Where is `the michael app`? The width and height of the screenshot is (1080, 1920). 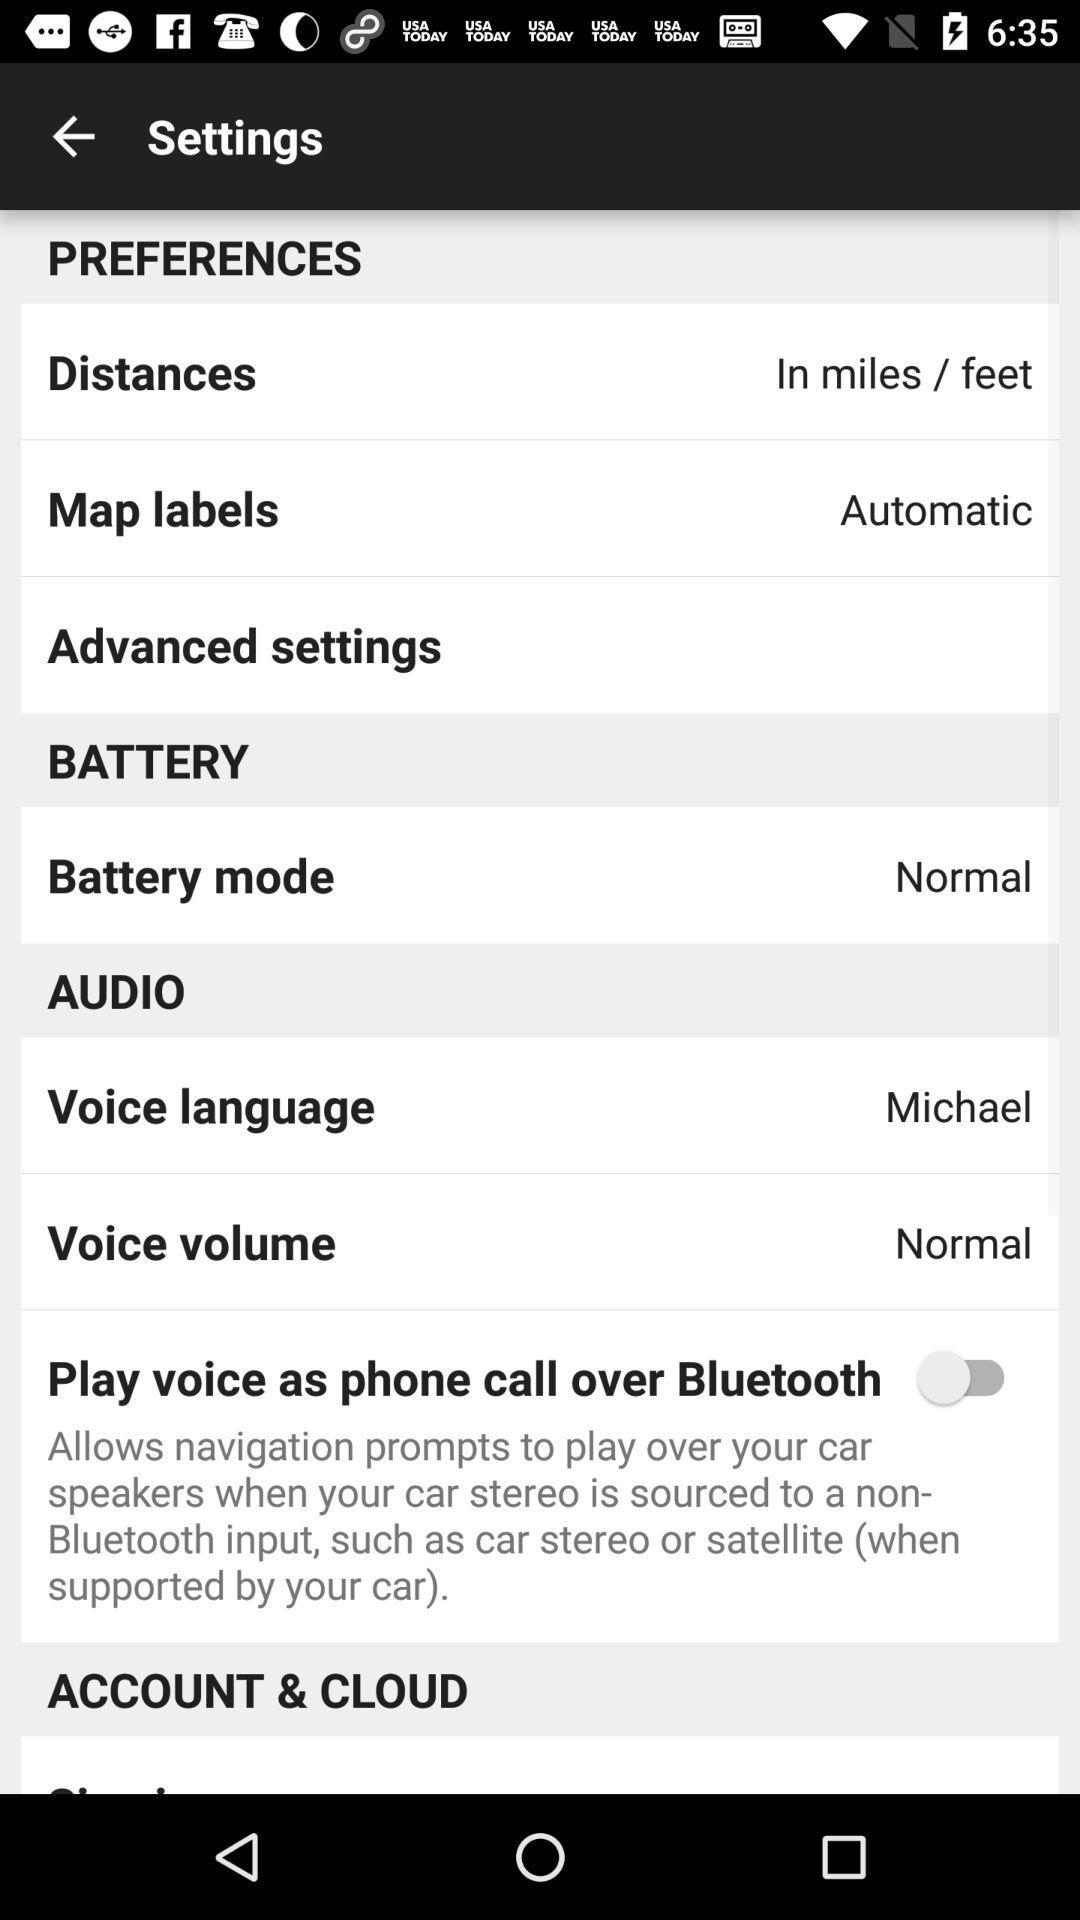
the michael app is located at coordinates (957, 1104).